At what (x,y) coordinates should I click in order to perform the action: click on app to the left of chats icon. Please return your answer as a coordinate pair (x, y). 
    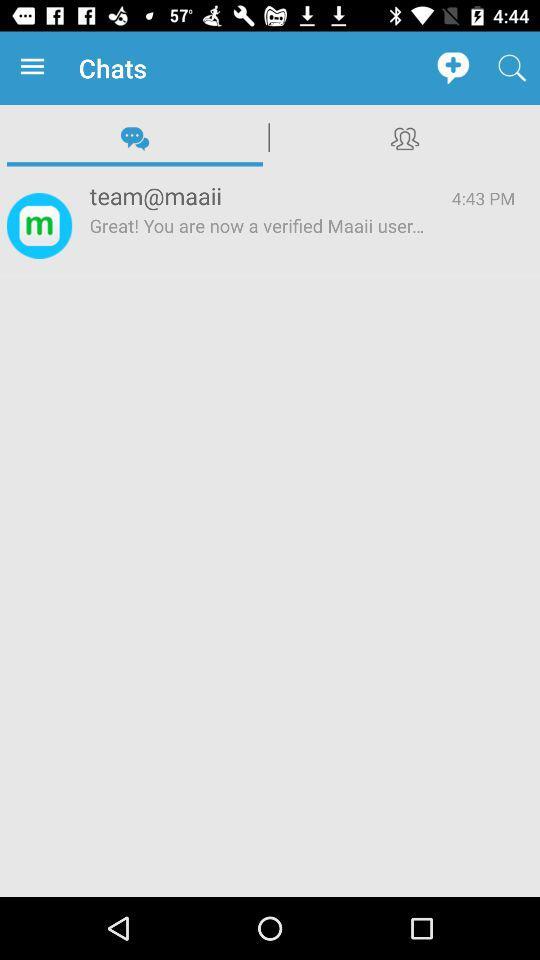
    Looking at the image, I should click on (36, 68).